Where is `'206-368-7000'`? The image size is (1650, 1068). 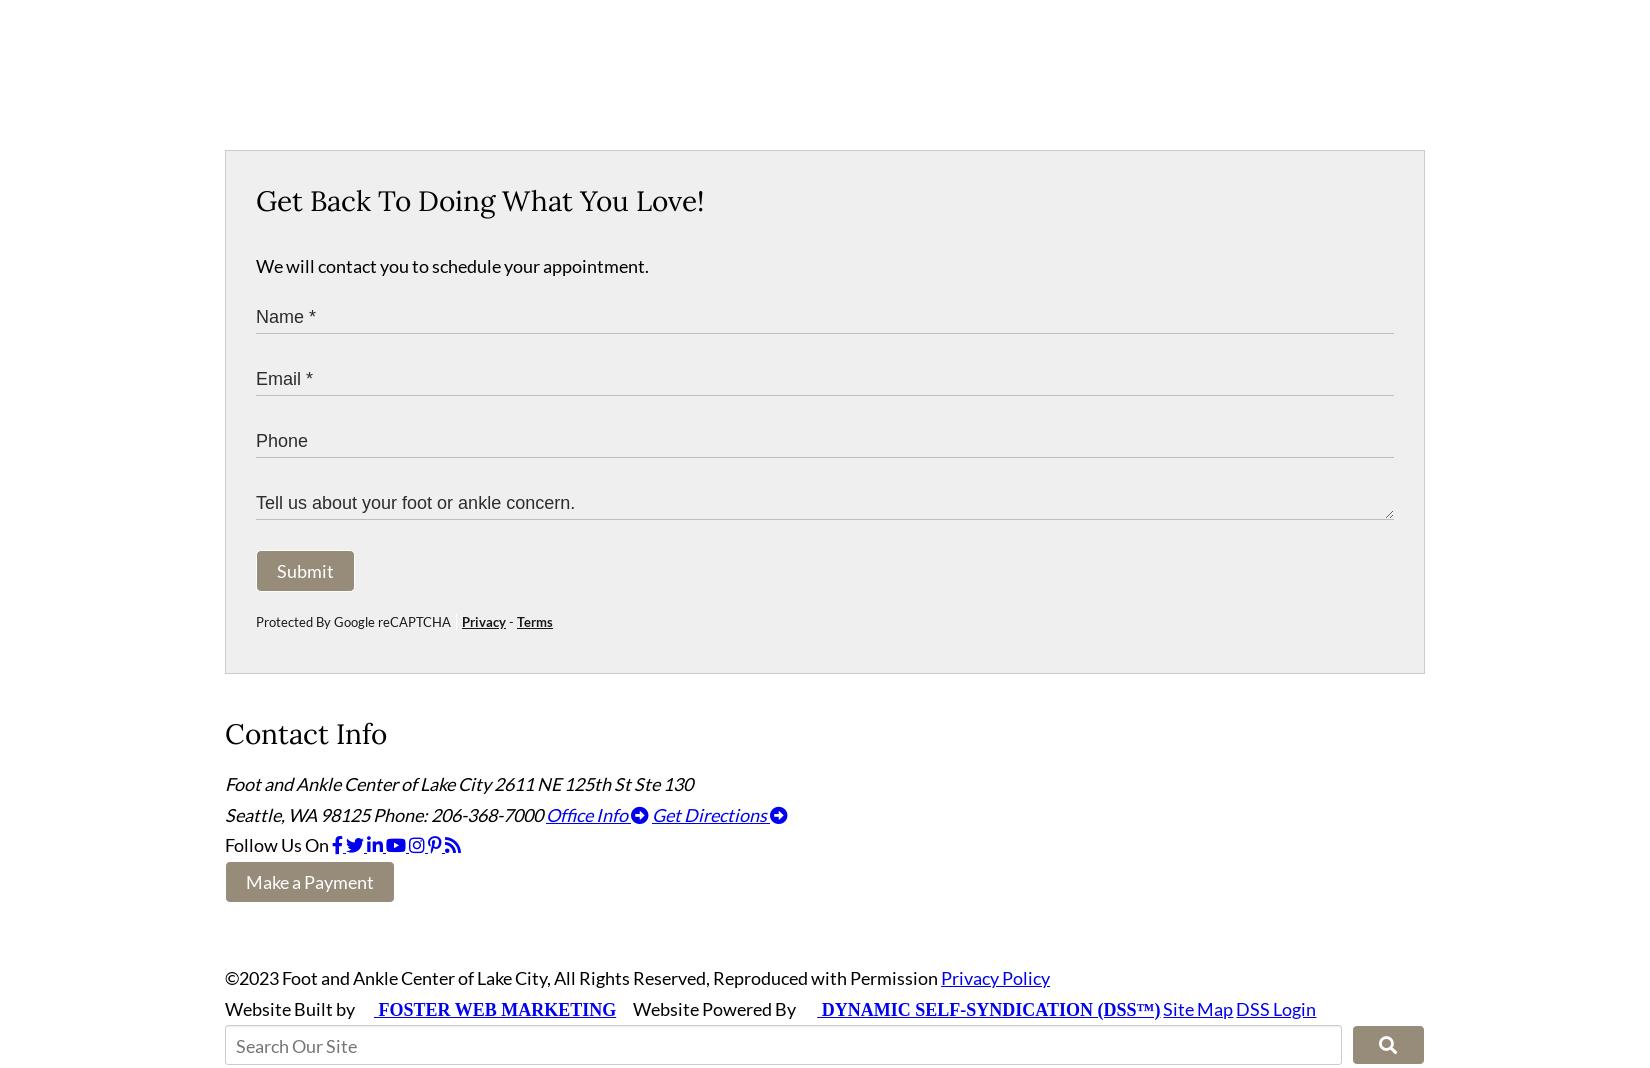 '206-368-7000' is located at coordinates (486, 822).